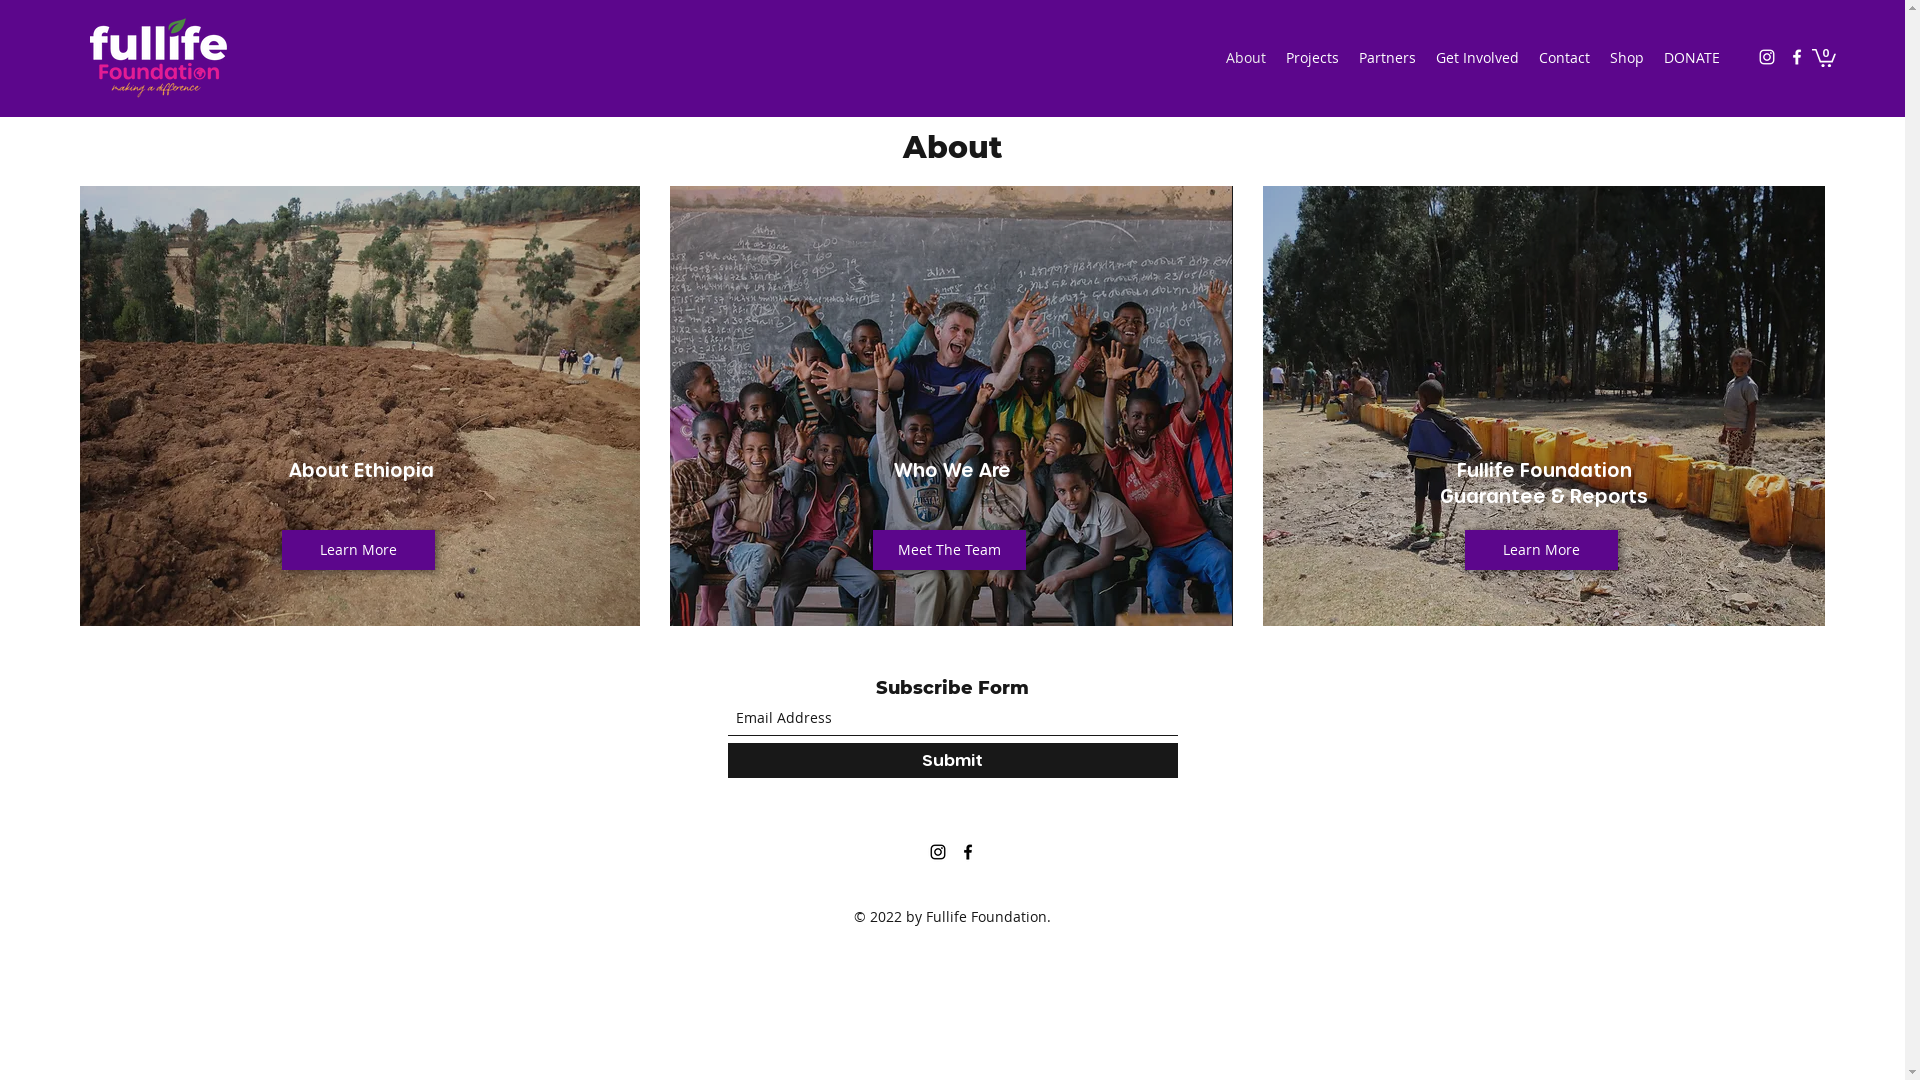 This screenshot has height=1080, width=1920. What do you see at coordinates (1528, 56) in the screenshot?
I see `'Contact'` at bounding box center [1528, 56].